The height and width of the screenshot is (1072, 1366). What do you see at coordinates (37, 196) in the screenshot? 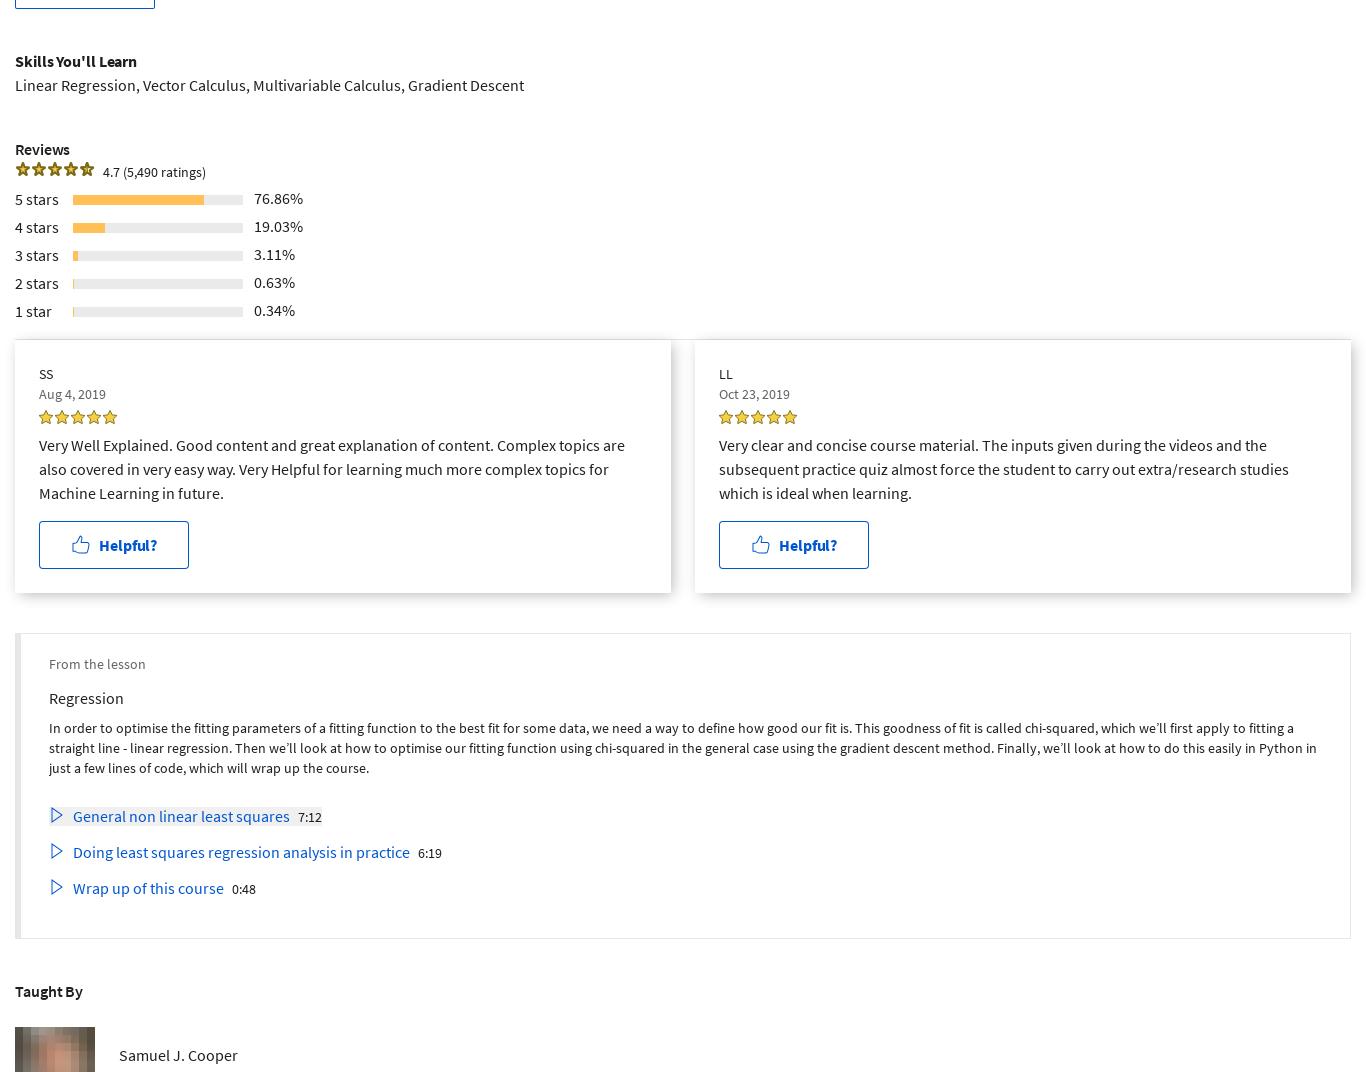
I see `'5 stars'` at bounding box center [37, 196].